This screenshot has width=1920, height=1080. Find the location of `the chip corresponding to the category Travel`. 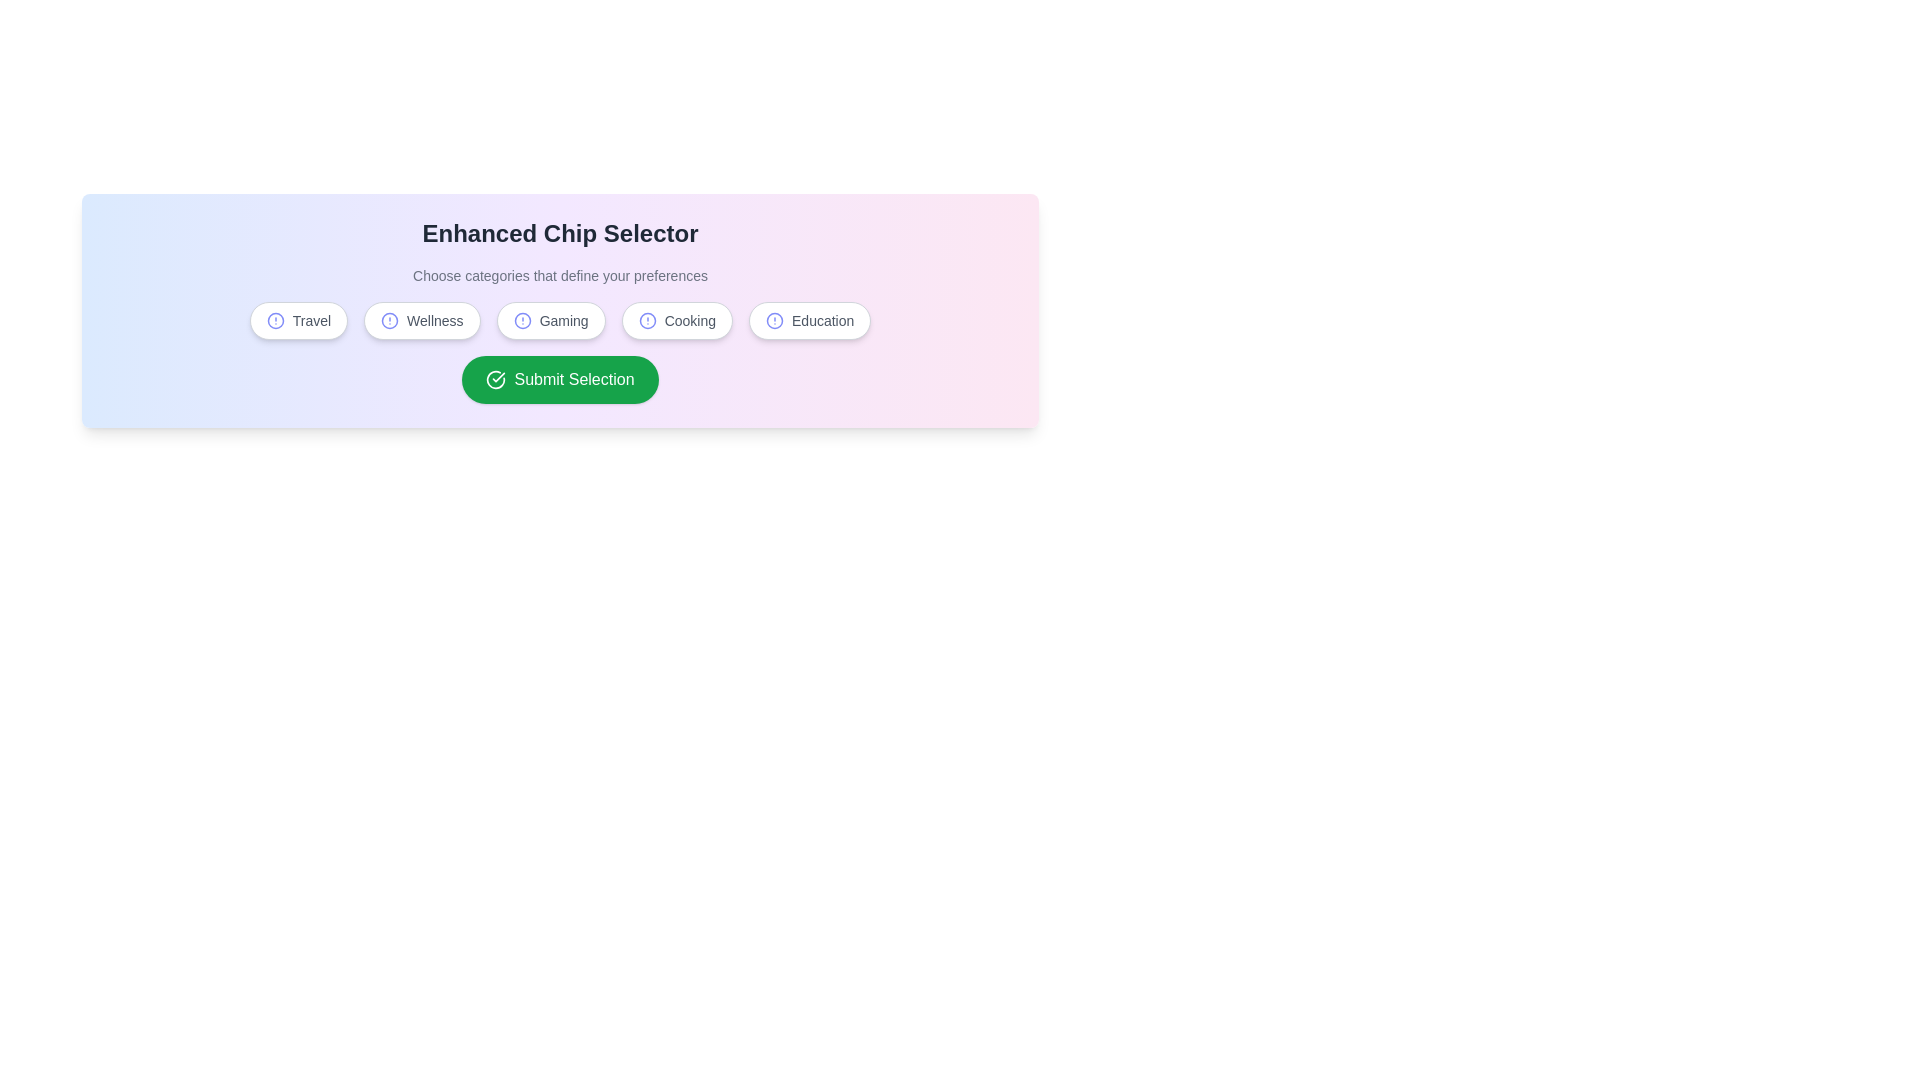

the chip corresponding to the category Travel is located at coordinates (297, 319).